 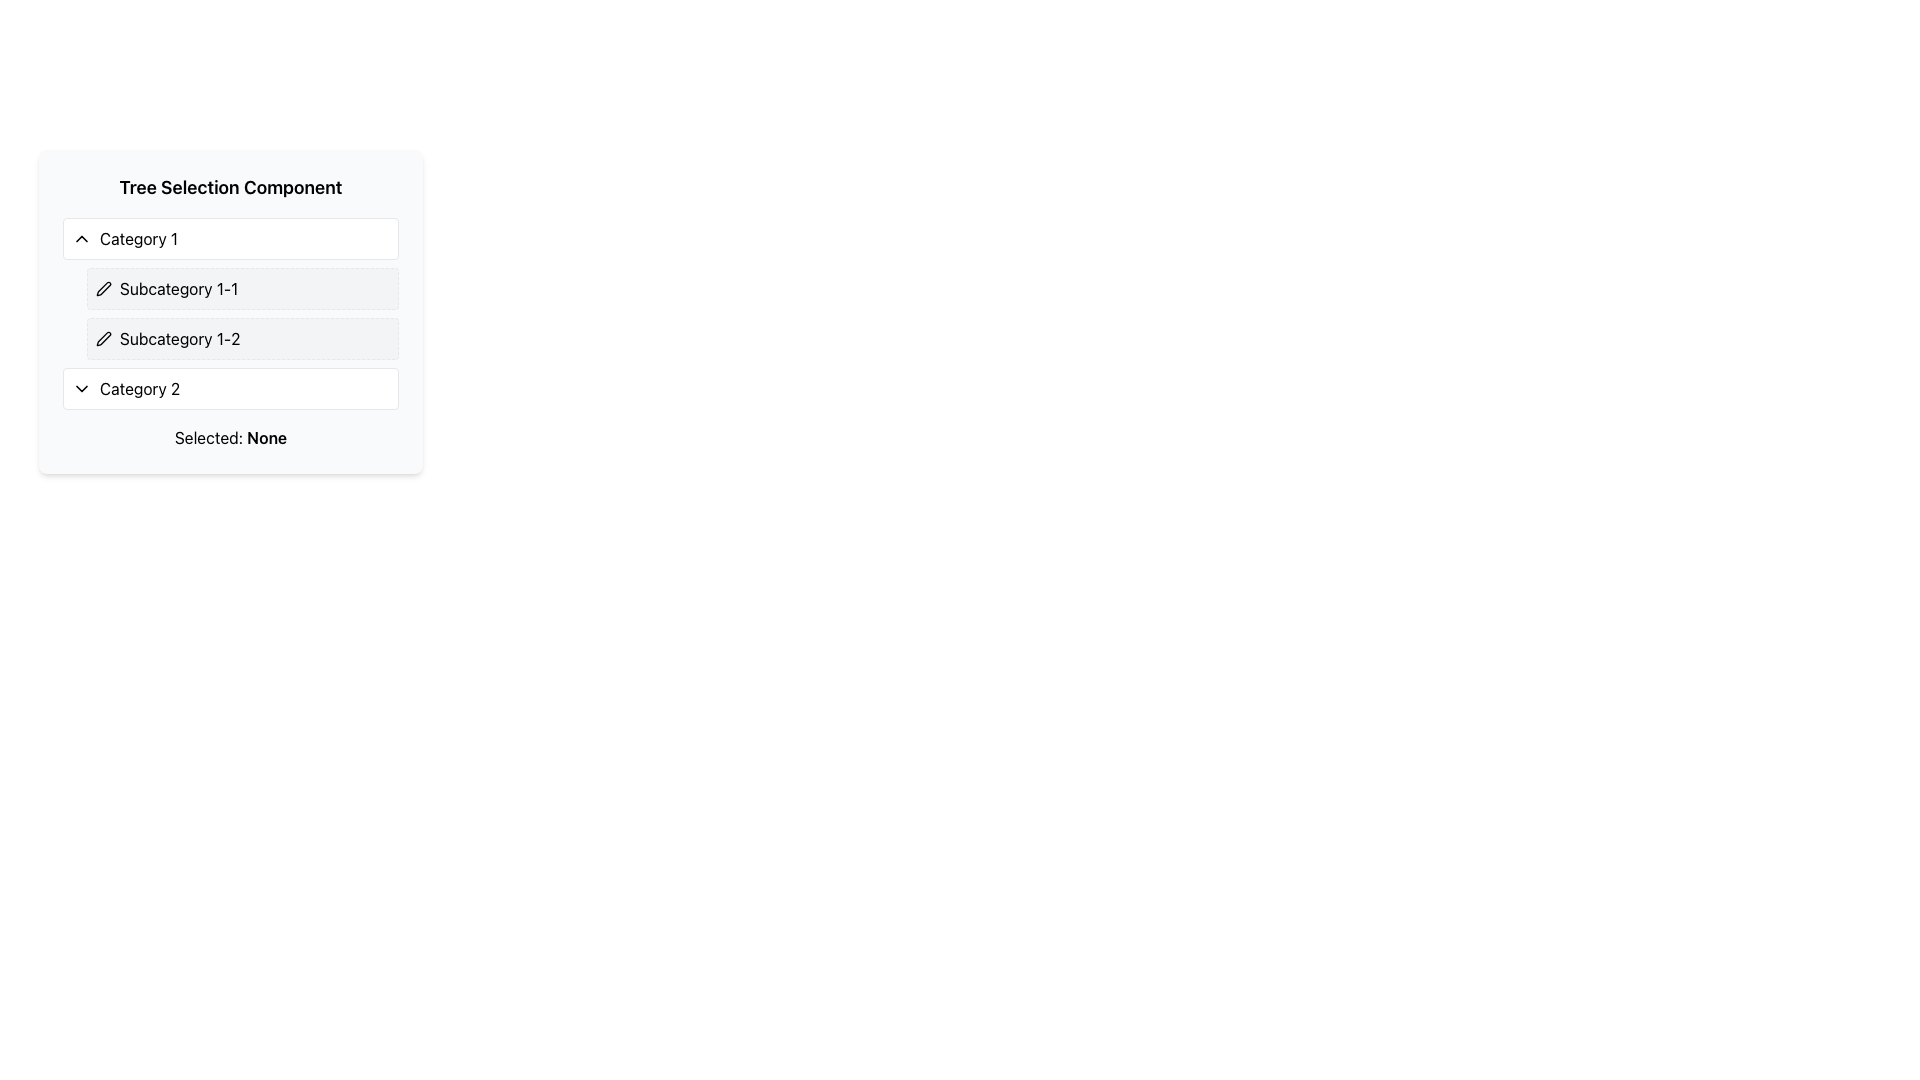 What do you see at coordinates (80, 389) in the screenshot?
I see `the chevron icon` at bounding box center [80, 389].